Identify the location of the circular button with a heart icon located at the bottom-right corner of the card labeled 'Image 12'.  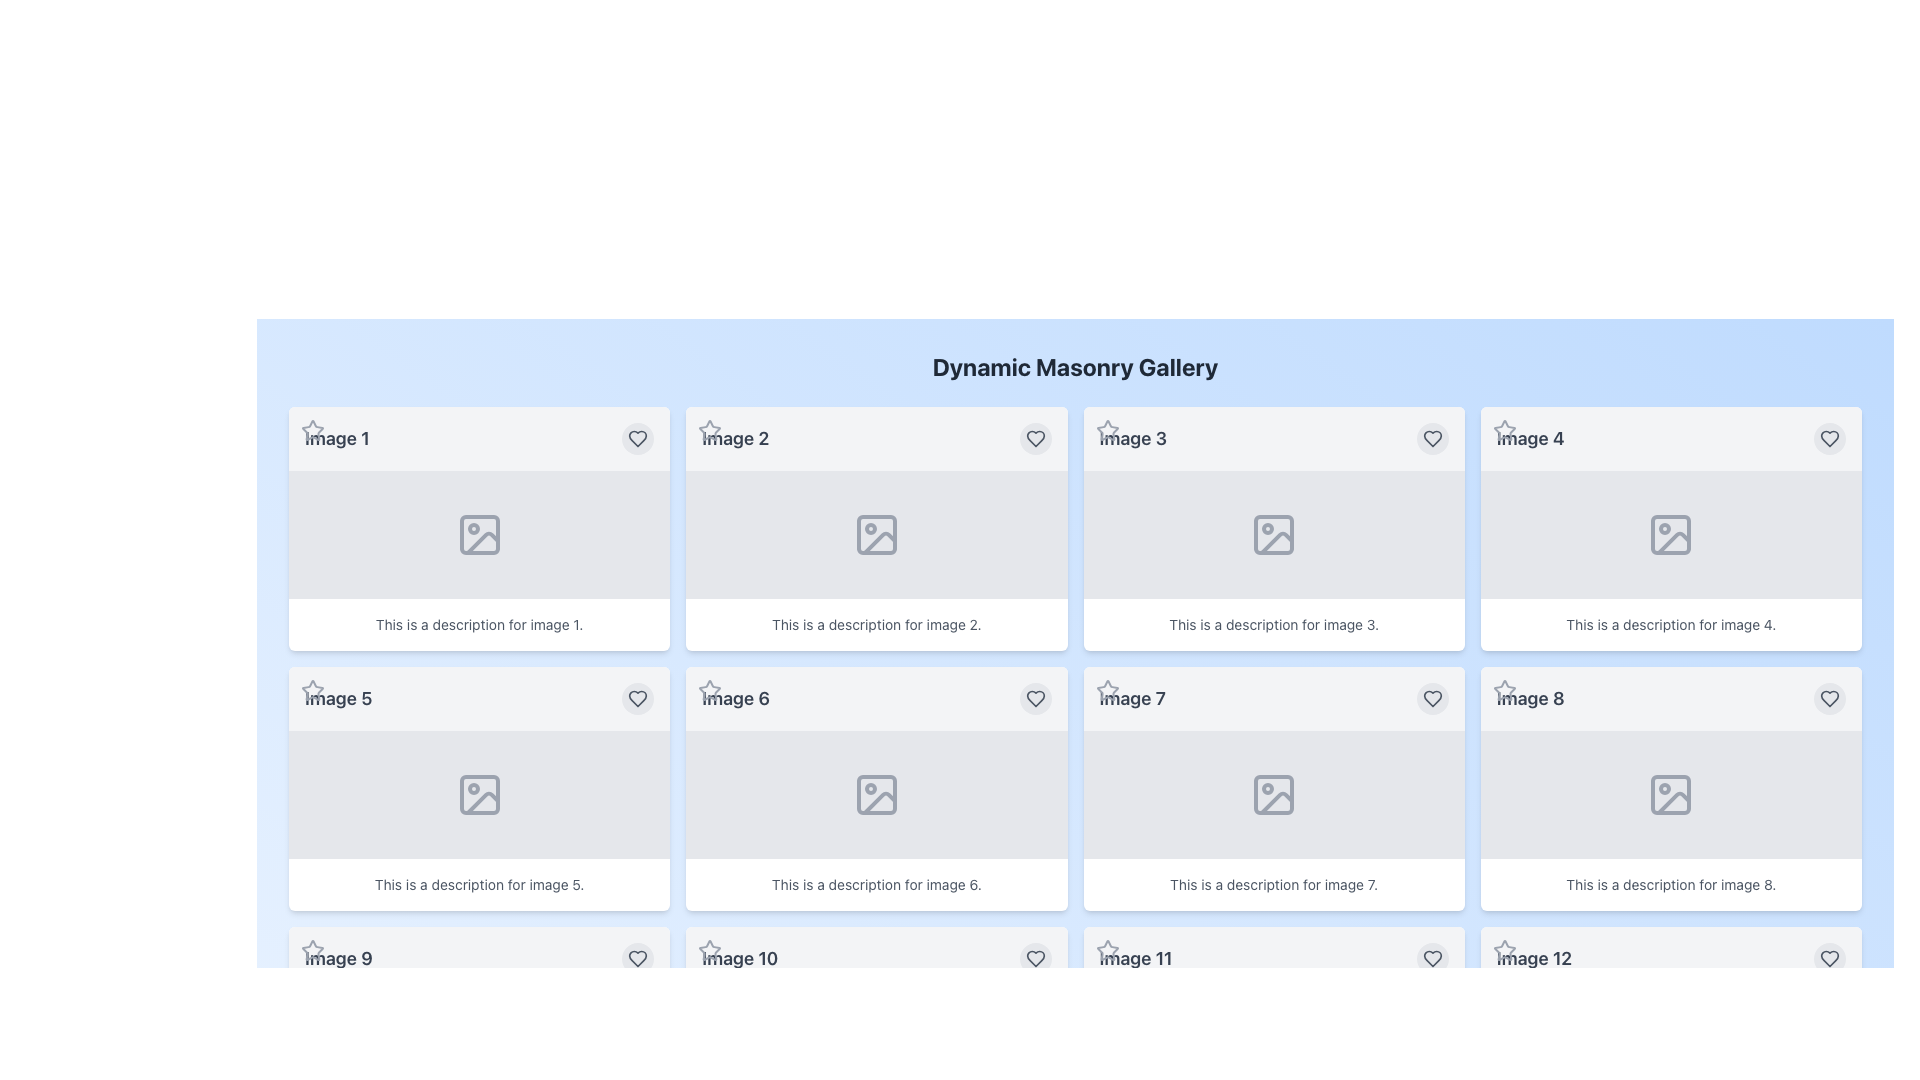
(1829, 958).